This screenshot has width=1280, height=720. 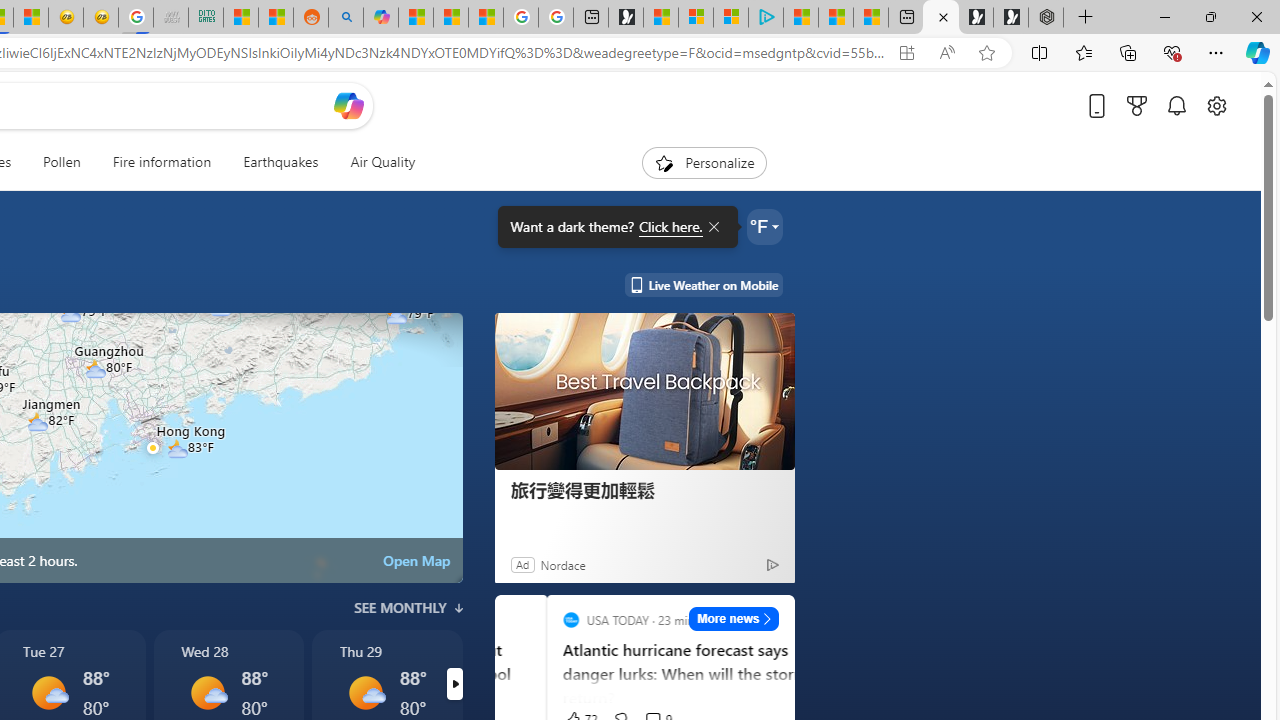 What do you see at coordinates (382, 162) in the screenshot?
I see `'Air Quality'` at bounding box center [382, 162].